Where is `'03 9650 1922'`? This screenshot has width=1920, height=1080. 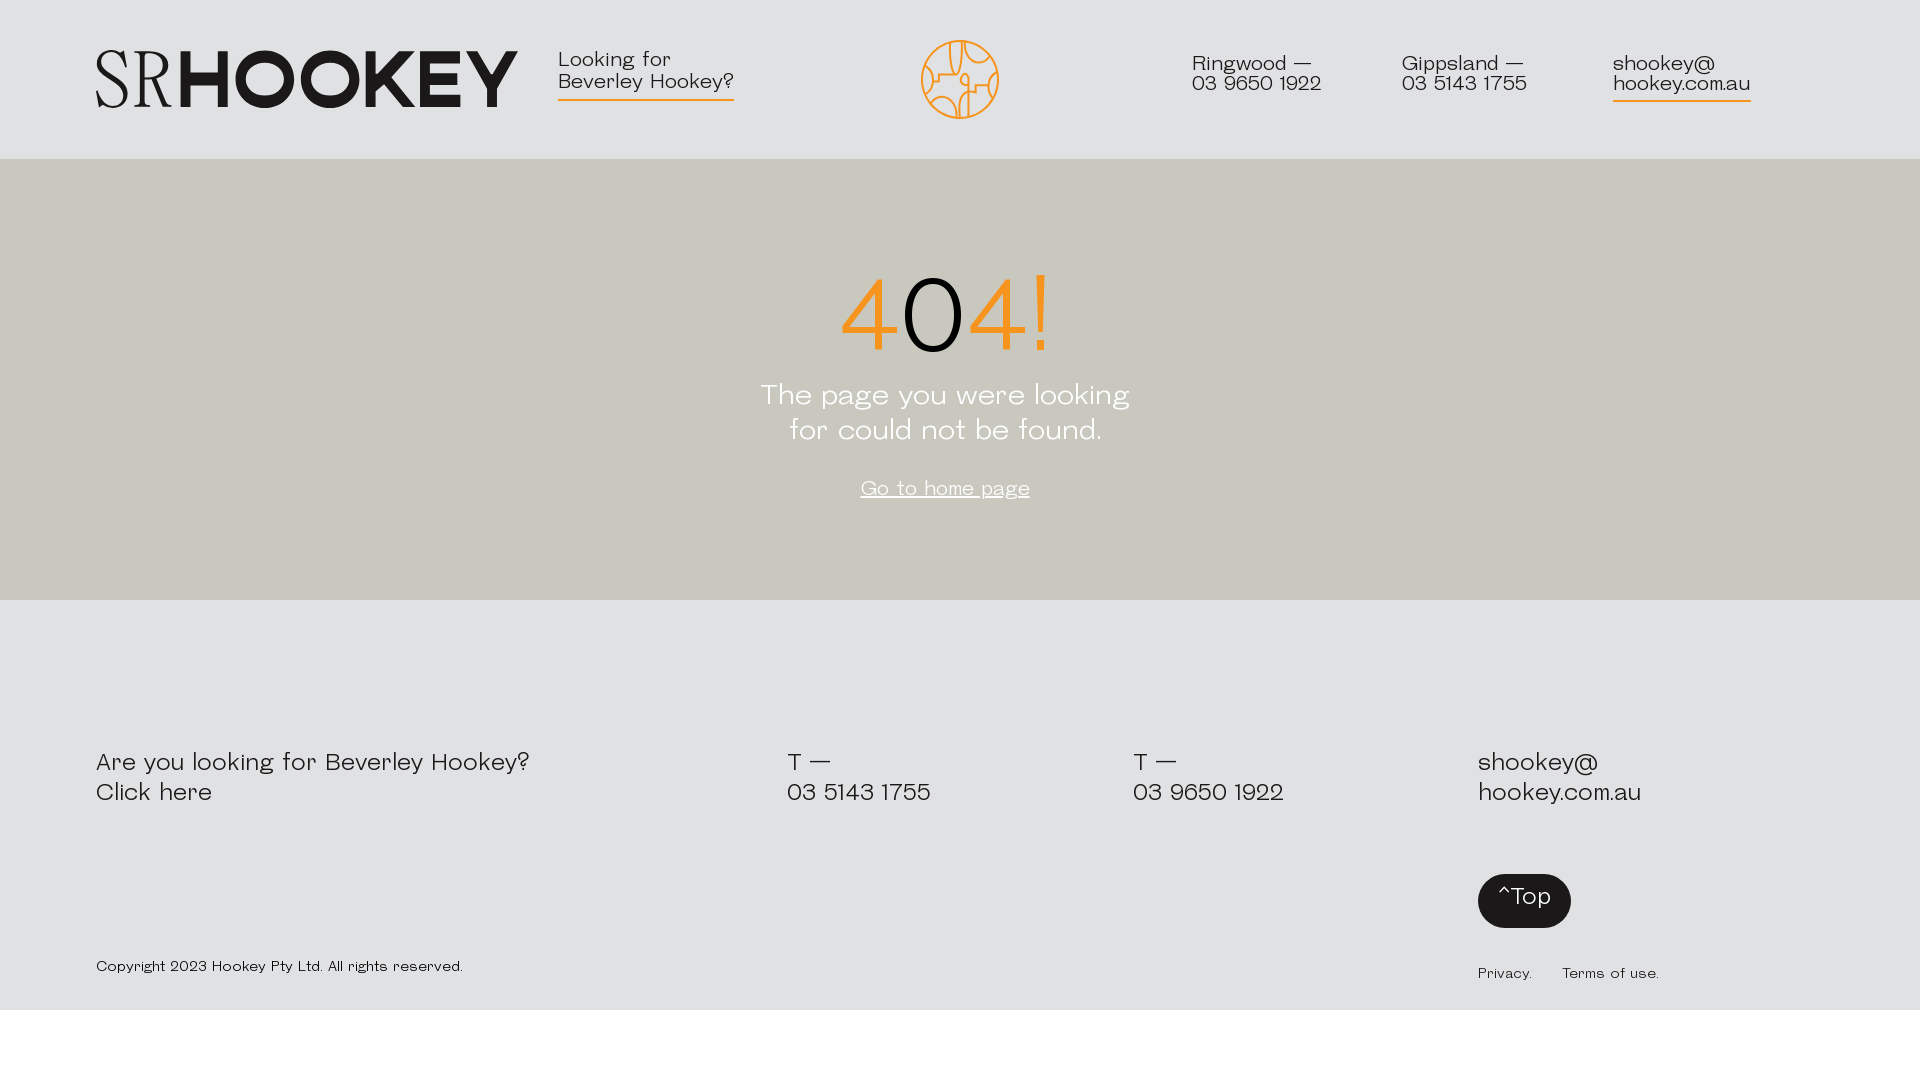
'03 9650 1922' is located at coordinates (1256, 83).